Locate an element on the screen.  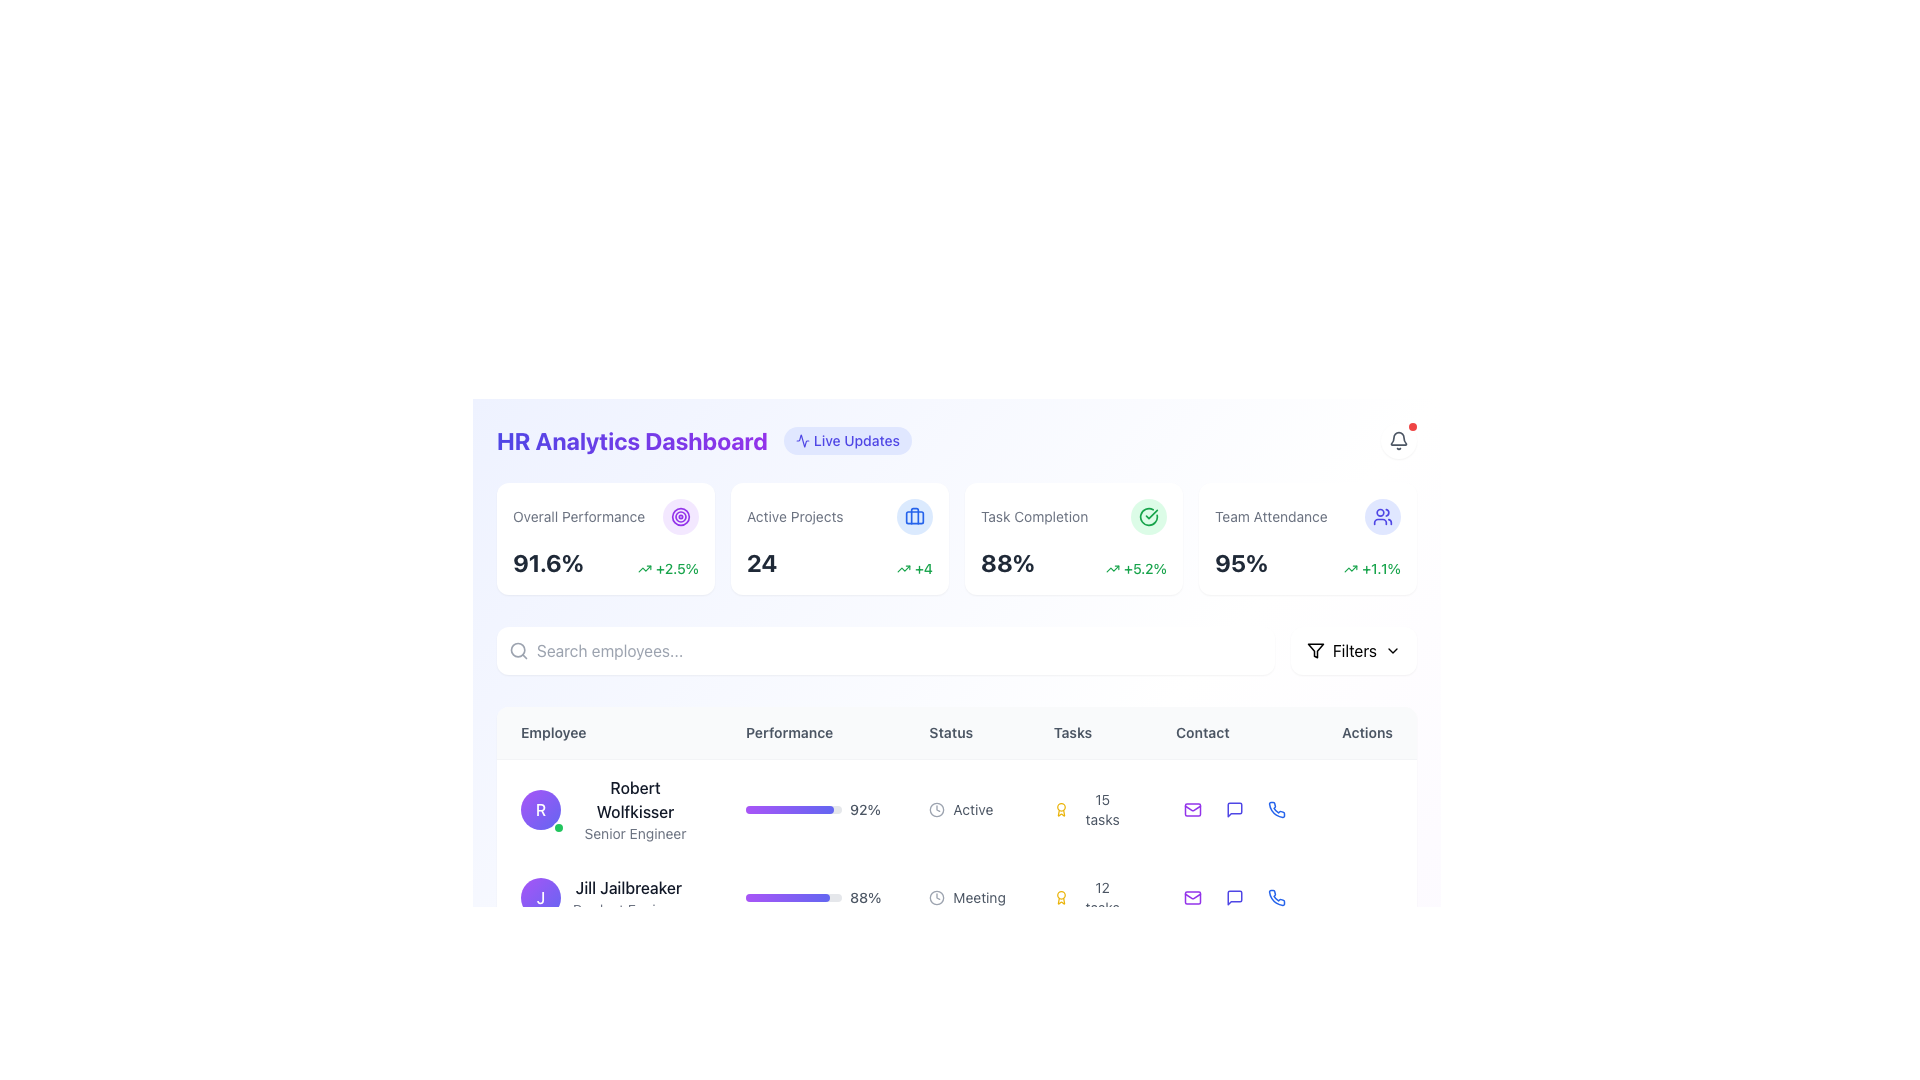
the Text Display that shows the completion percentage in the 'Task Completion' section, specifically in the third card from the left in the top metrics row is located at coordinates (1007, 563).